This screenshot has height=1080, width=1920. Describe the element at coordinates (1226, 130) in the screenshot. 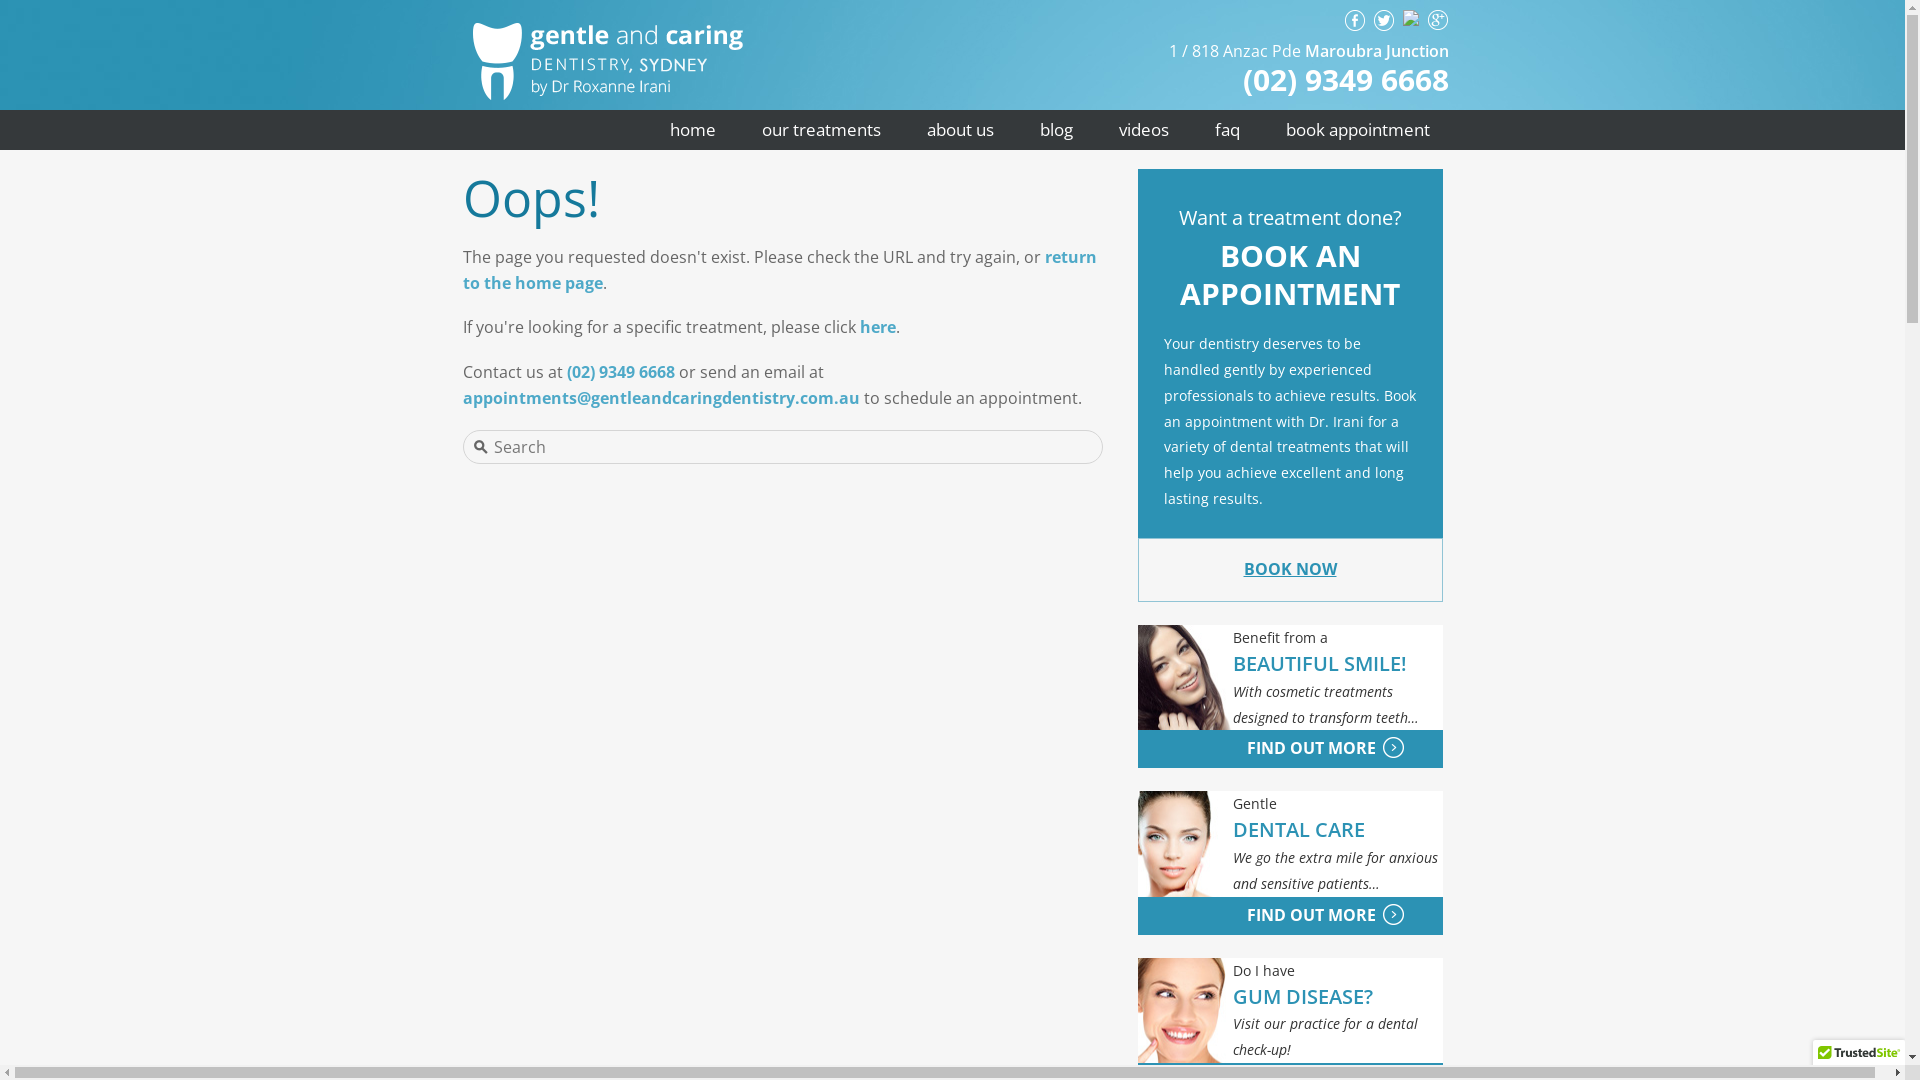

I see `'faq'` at that location.